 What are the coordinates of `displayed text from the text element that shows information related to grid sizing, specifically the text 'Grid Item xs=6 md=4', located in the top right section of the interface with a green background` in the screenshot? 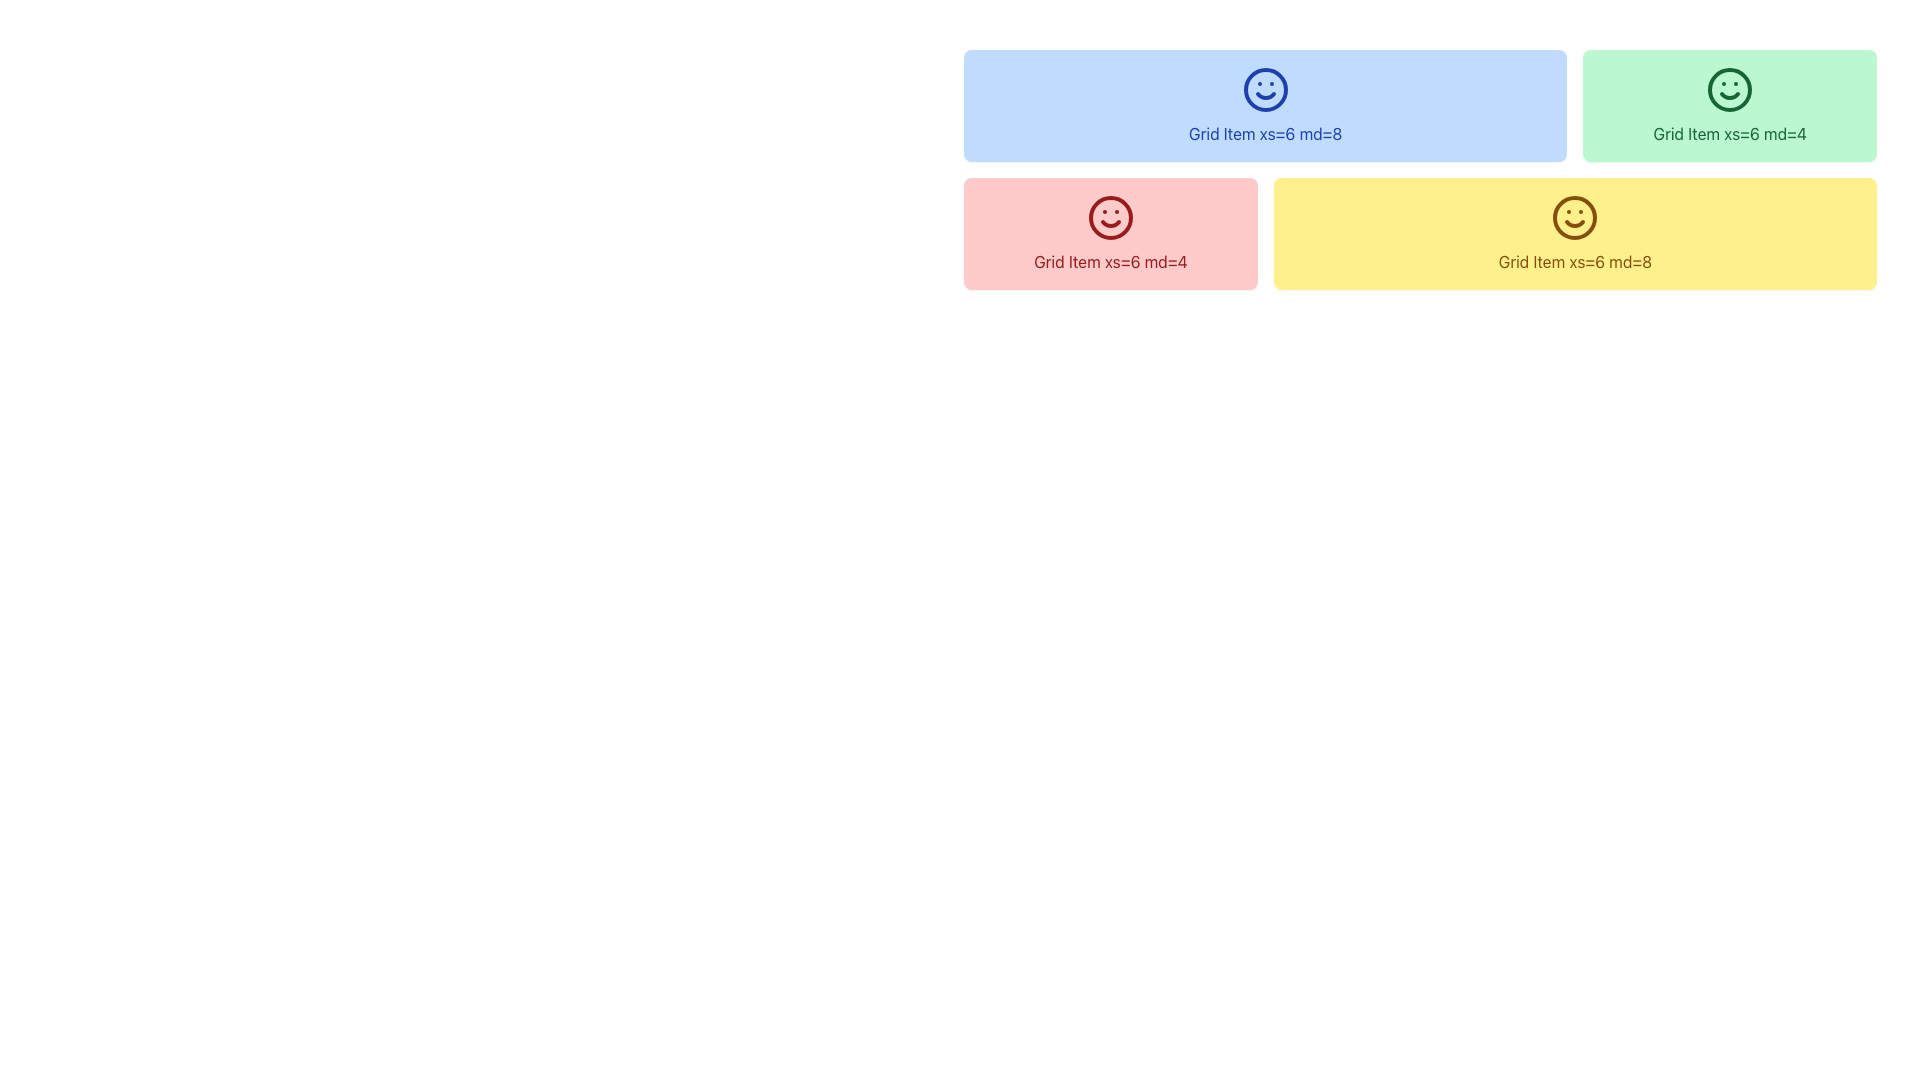 It's located at (1763, 134).